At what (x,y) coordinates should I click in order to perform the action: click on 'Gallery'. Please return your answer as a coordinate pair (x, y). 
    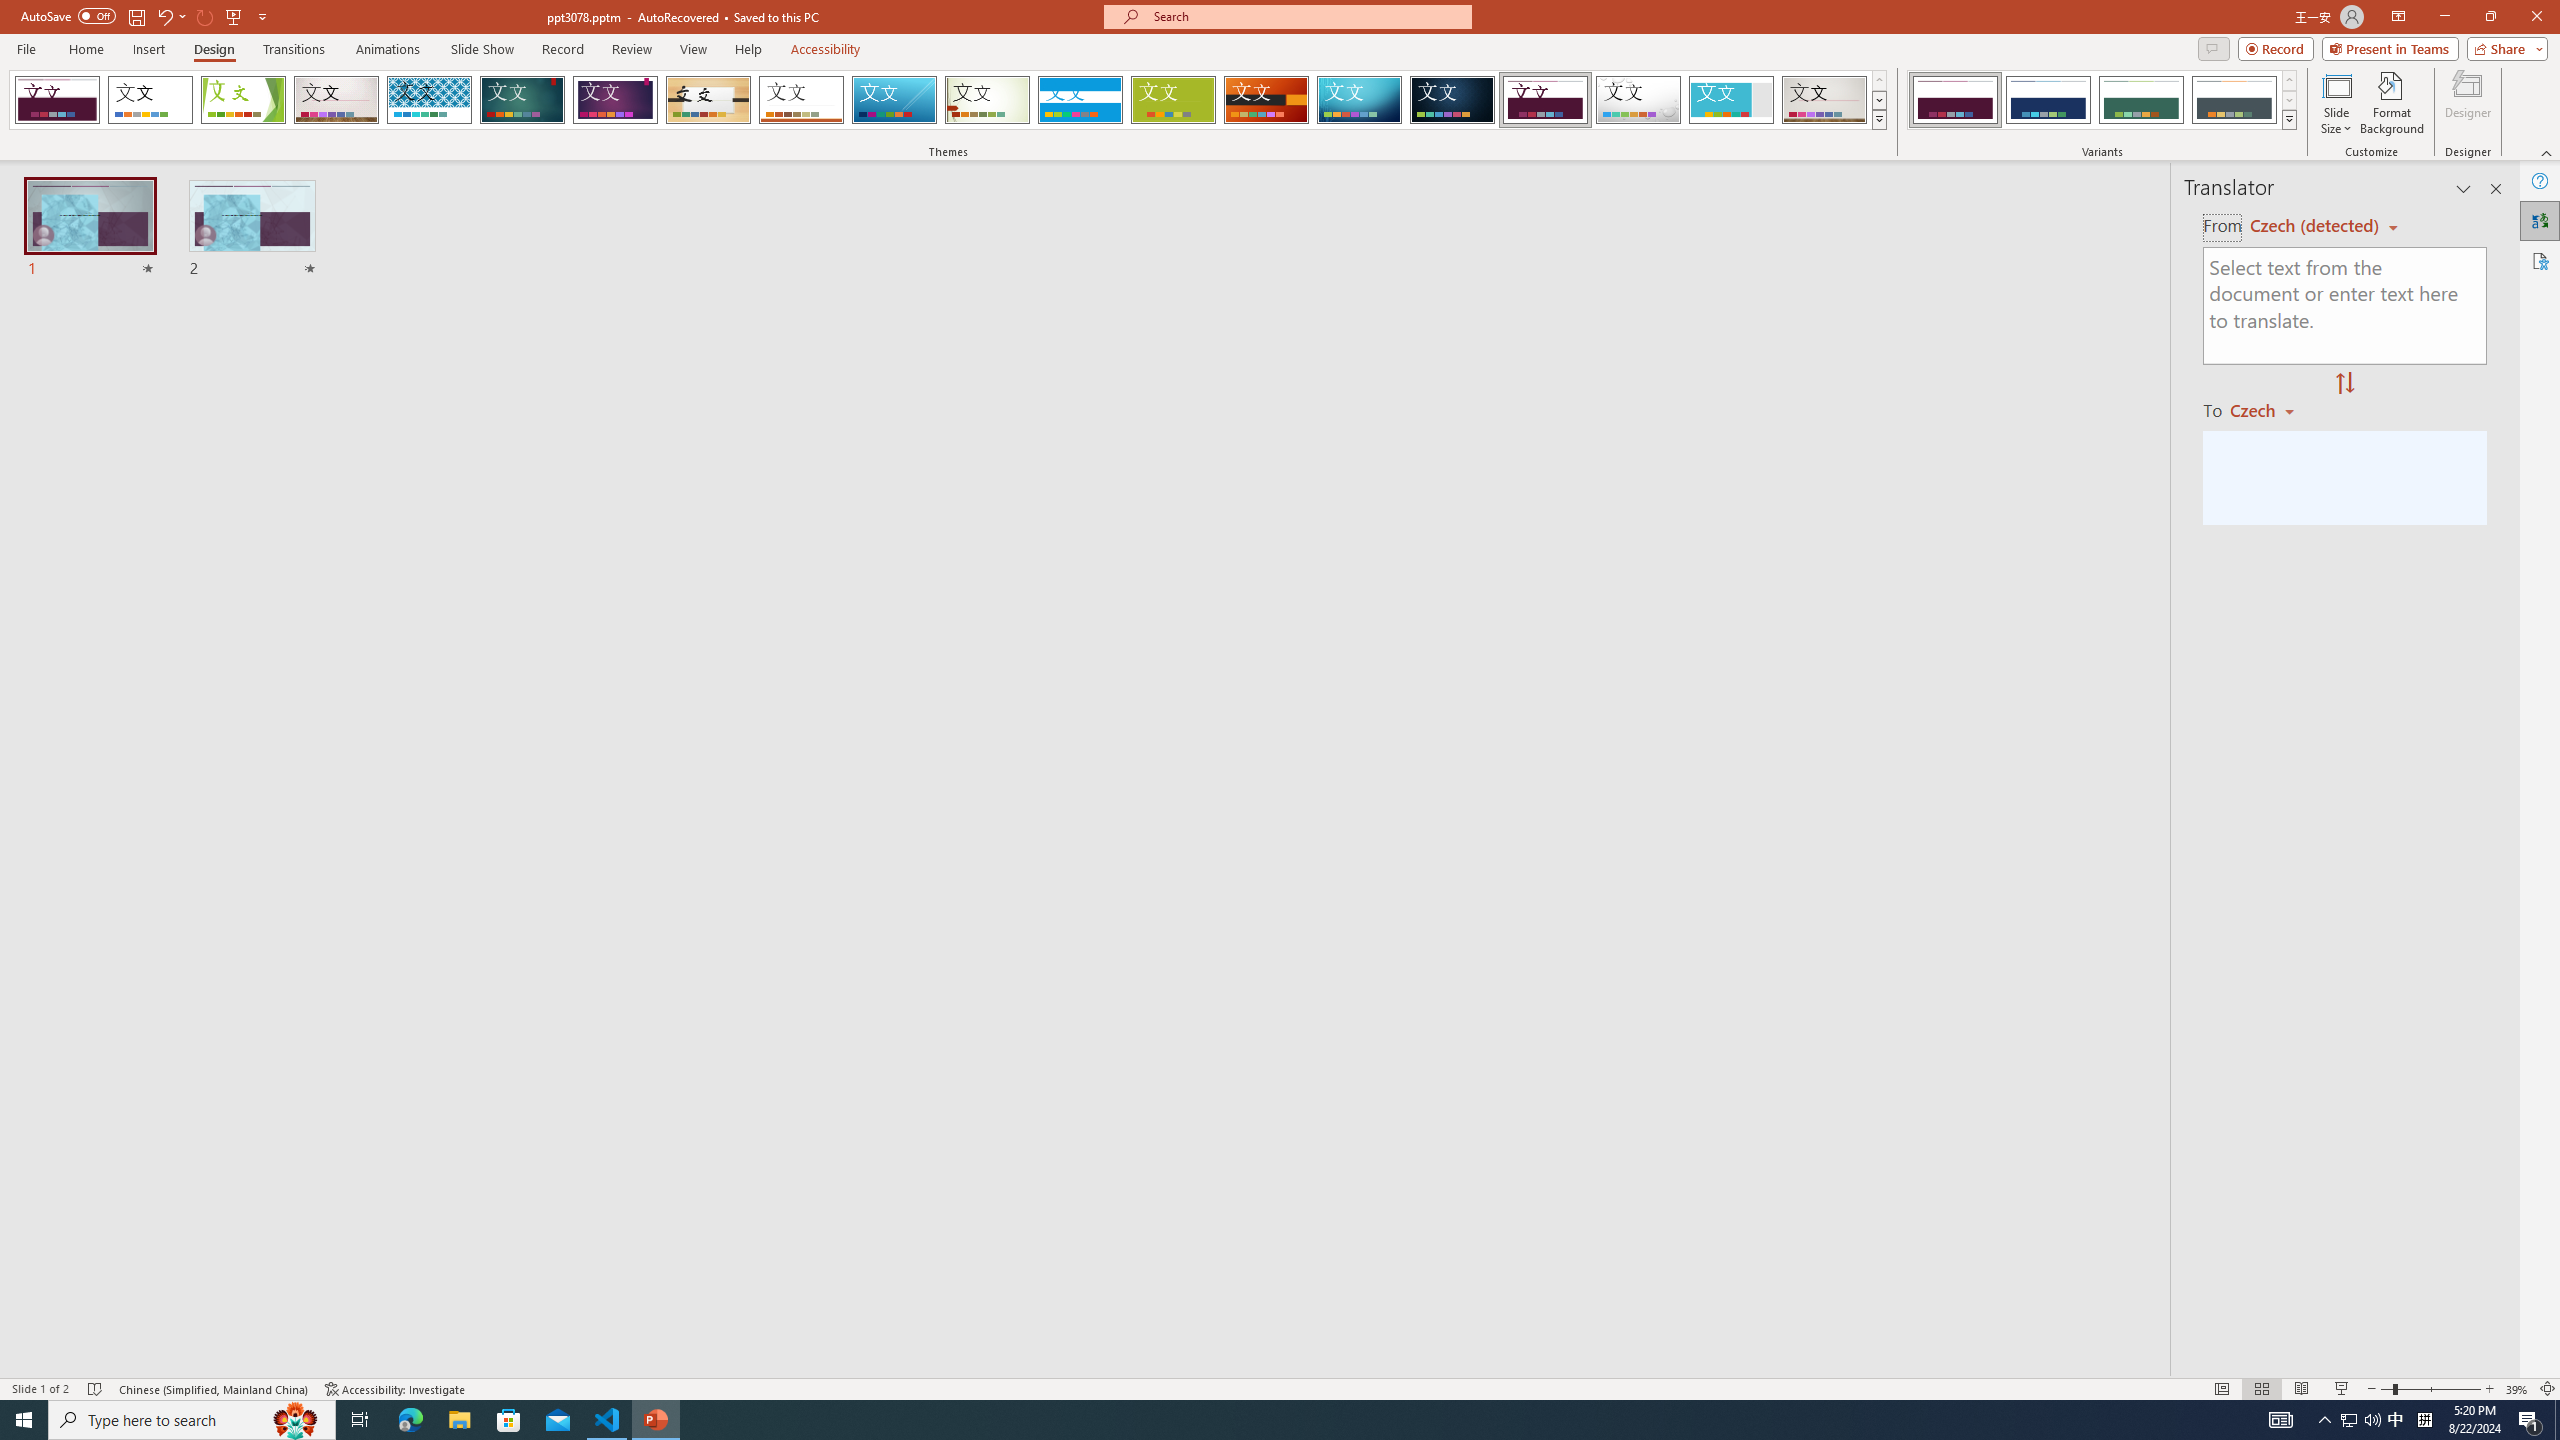
    Looking at the image, I should click on (1825, 99).